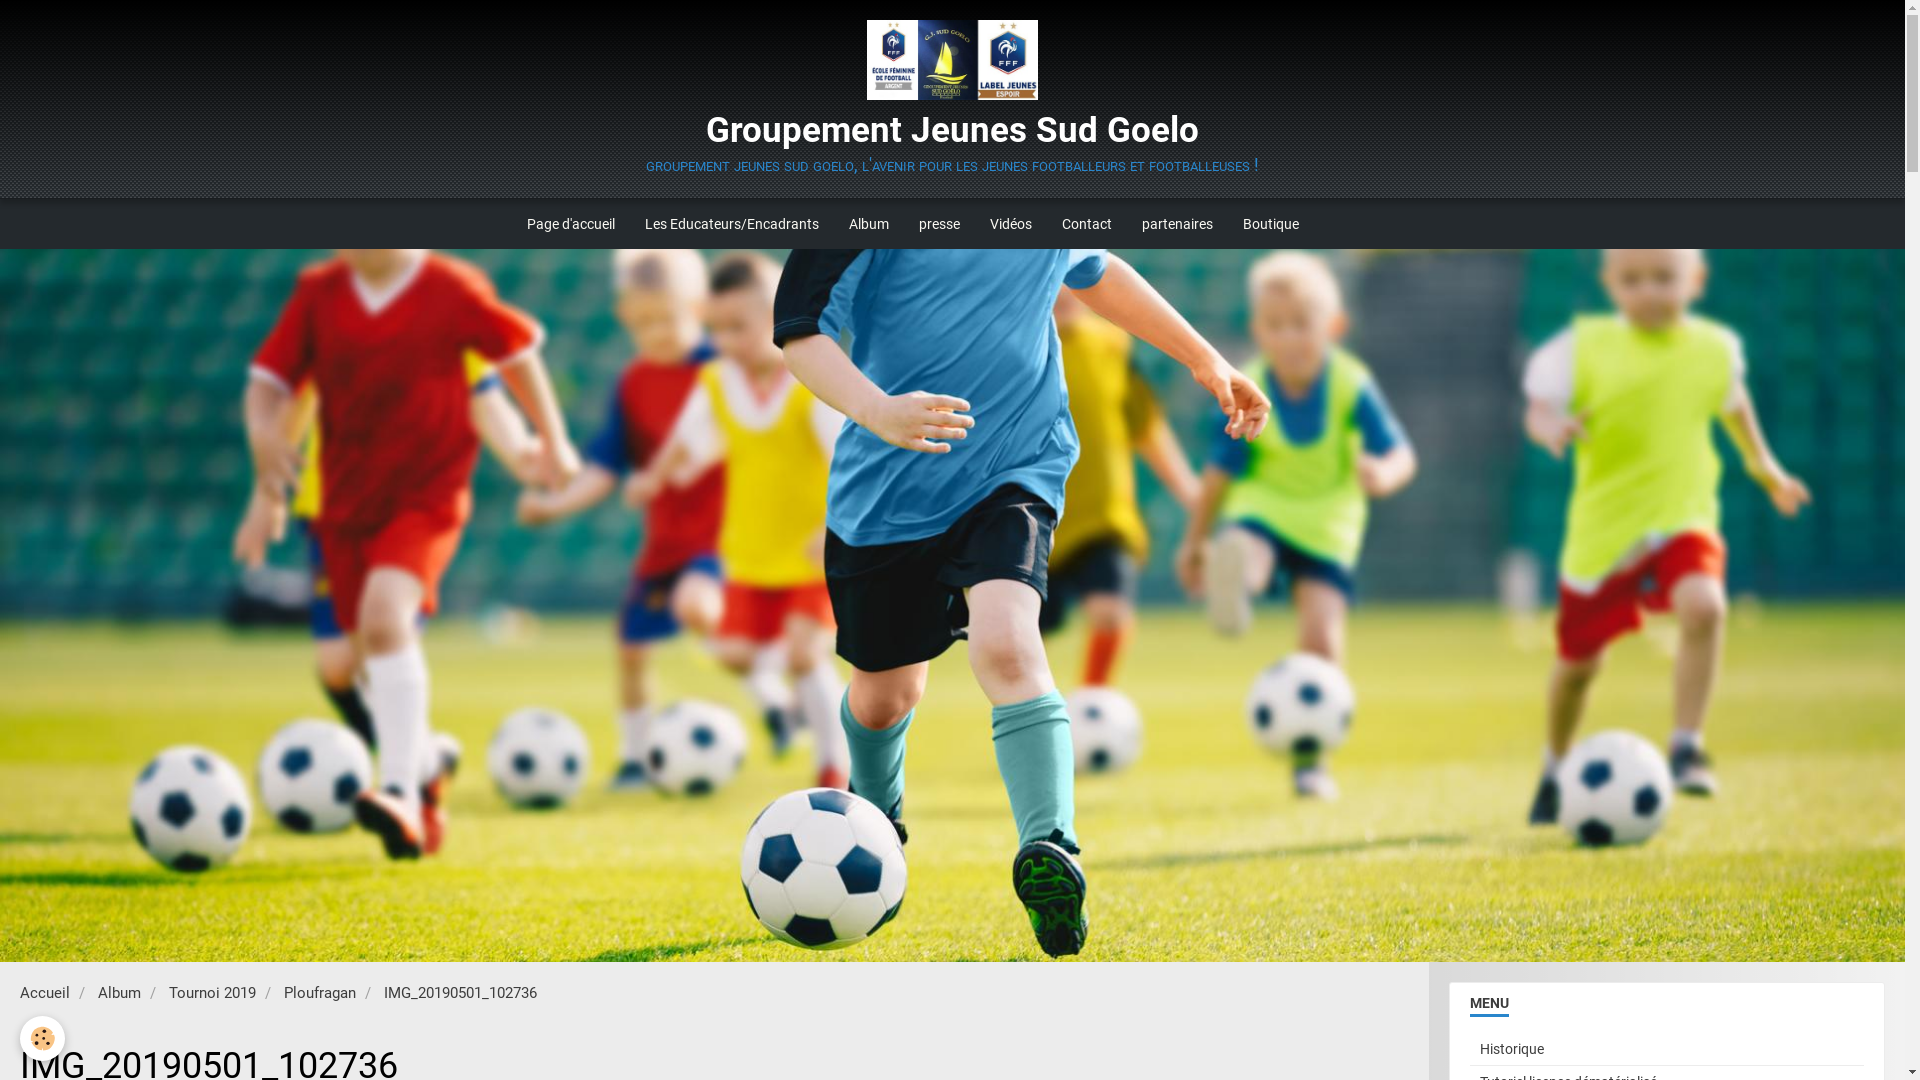  What do you see at coordinates (868, 223) in the screenshot?
I see `'Album'` at bounding box center [868, 223].